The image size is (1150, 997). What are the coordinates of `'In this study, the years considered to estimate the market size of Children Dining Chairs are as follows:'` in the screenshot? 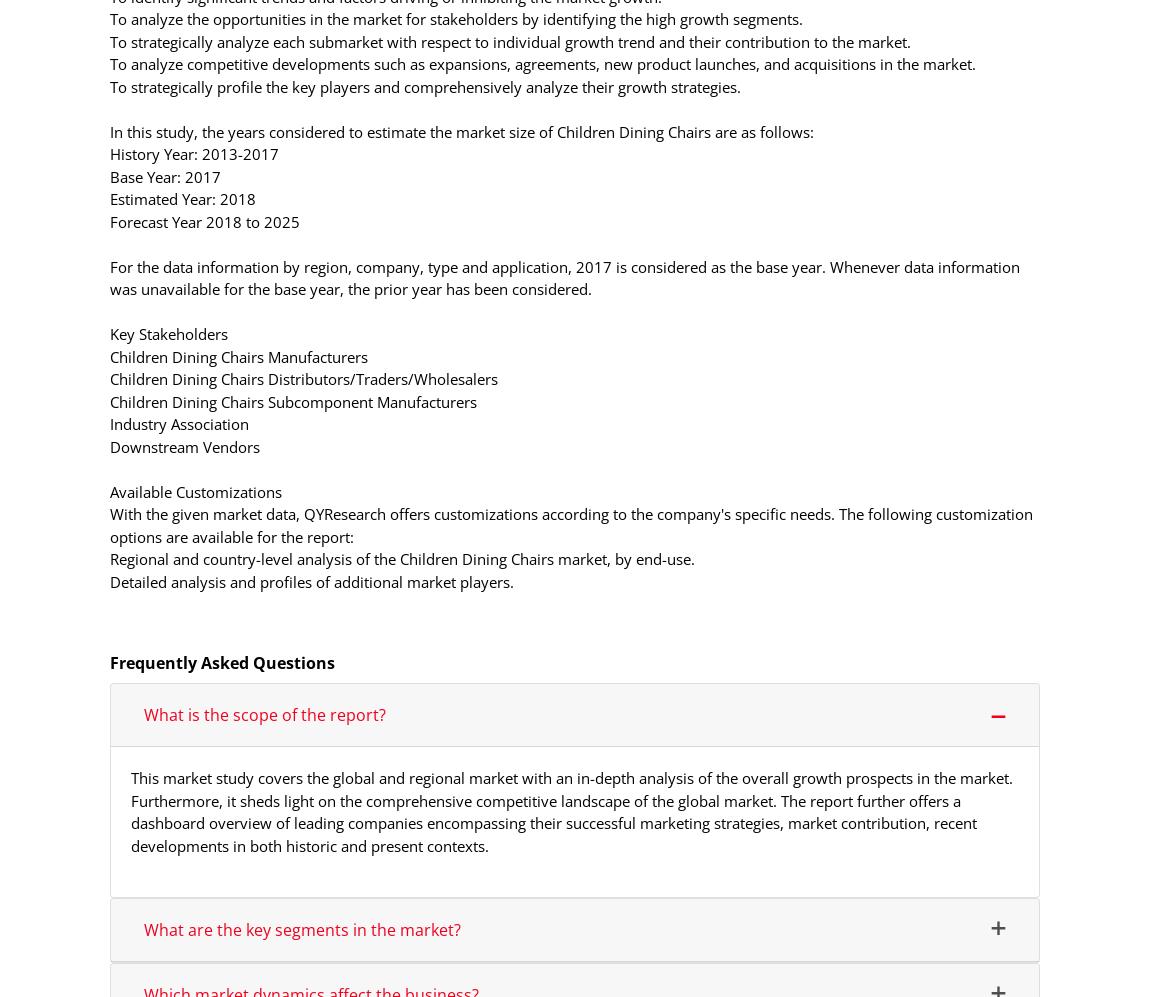 It's located at (461, 131).